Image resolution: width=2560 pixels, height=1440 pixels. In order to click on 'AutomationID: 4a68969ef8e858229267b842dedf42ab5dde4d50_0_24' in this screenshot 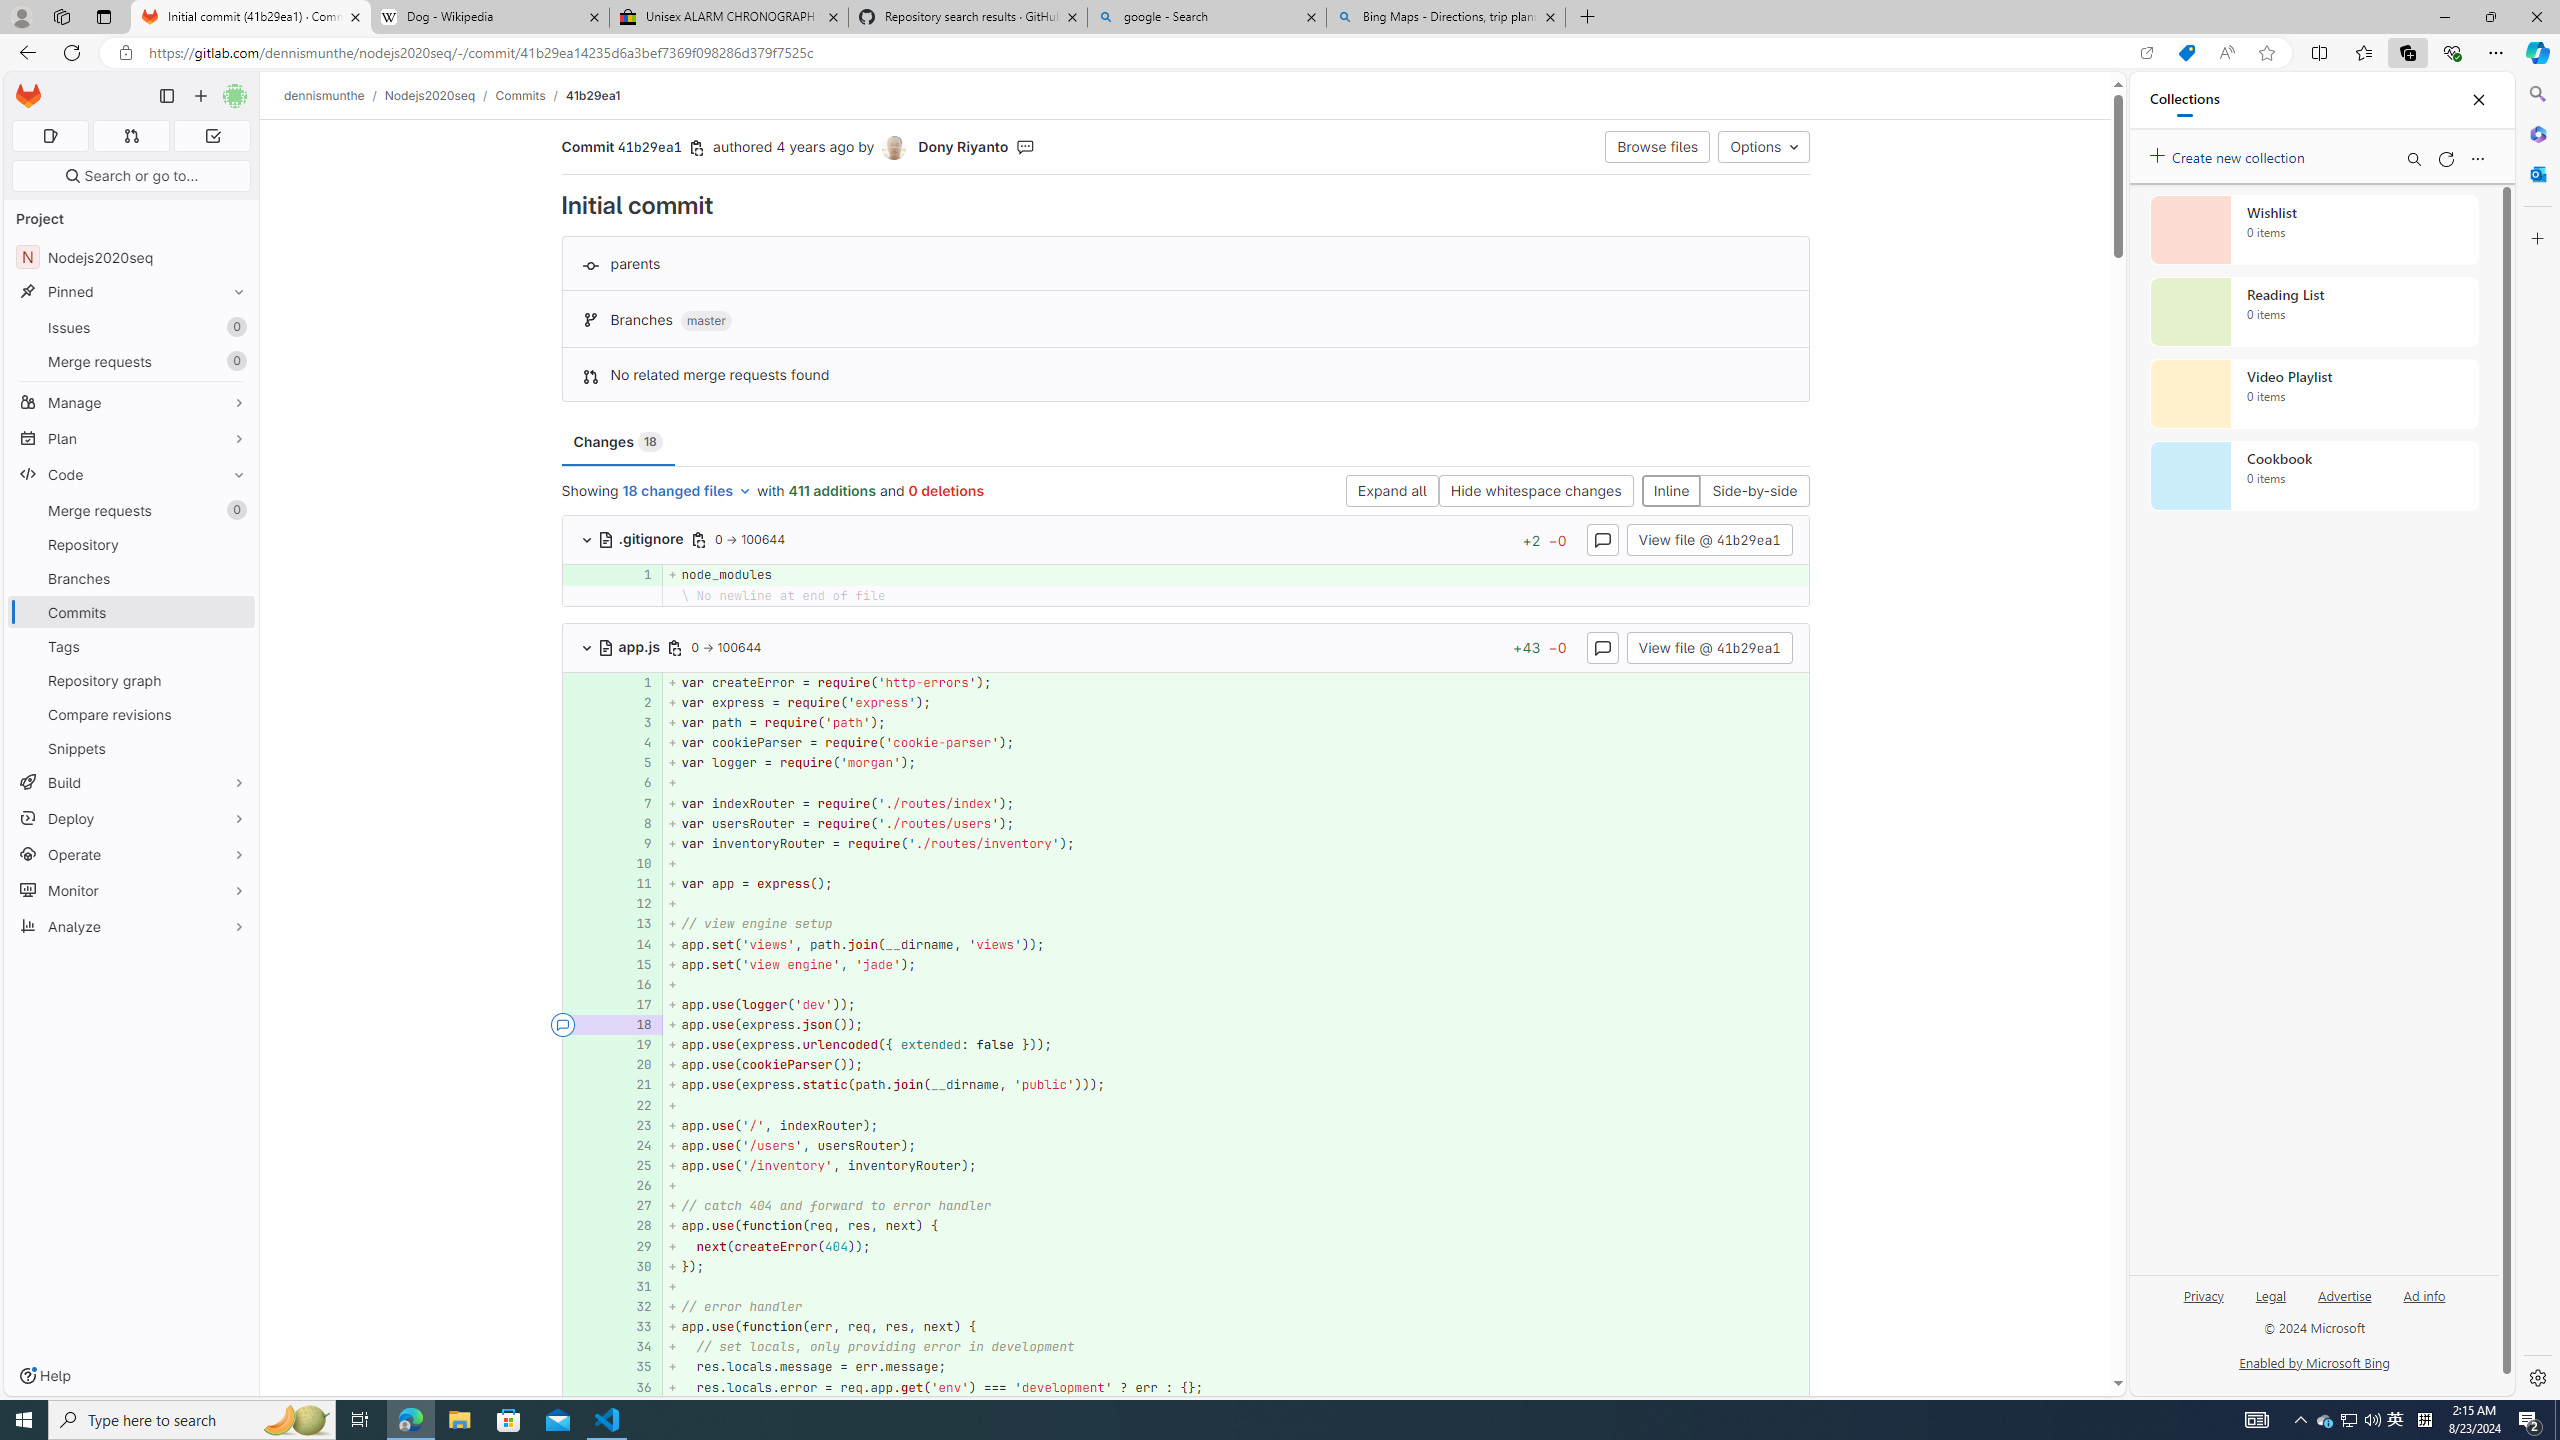, I will do `click(1186, 1145)`.